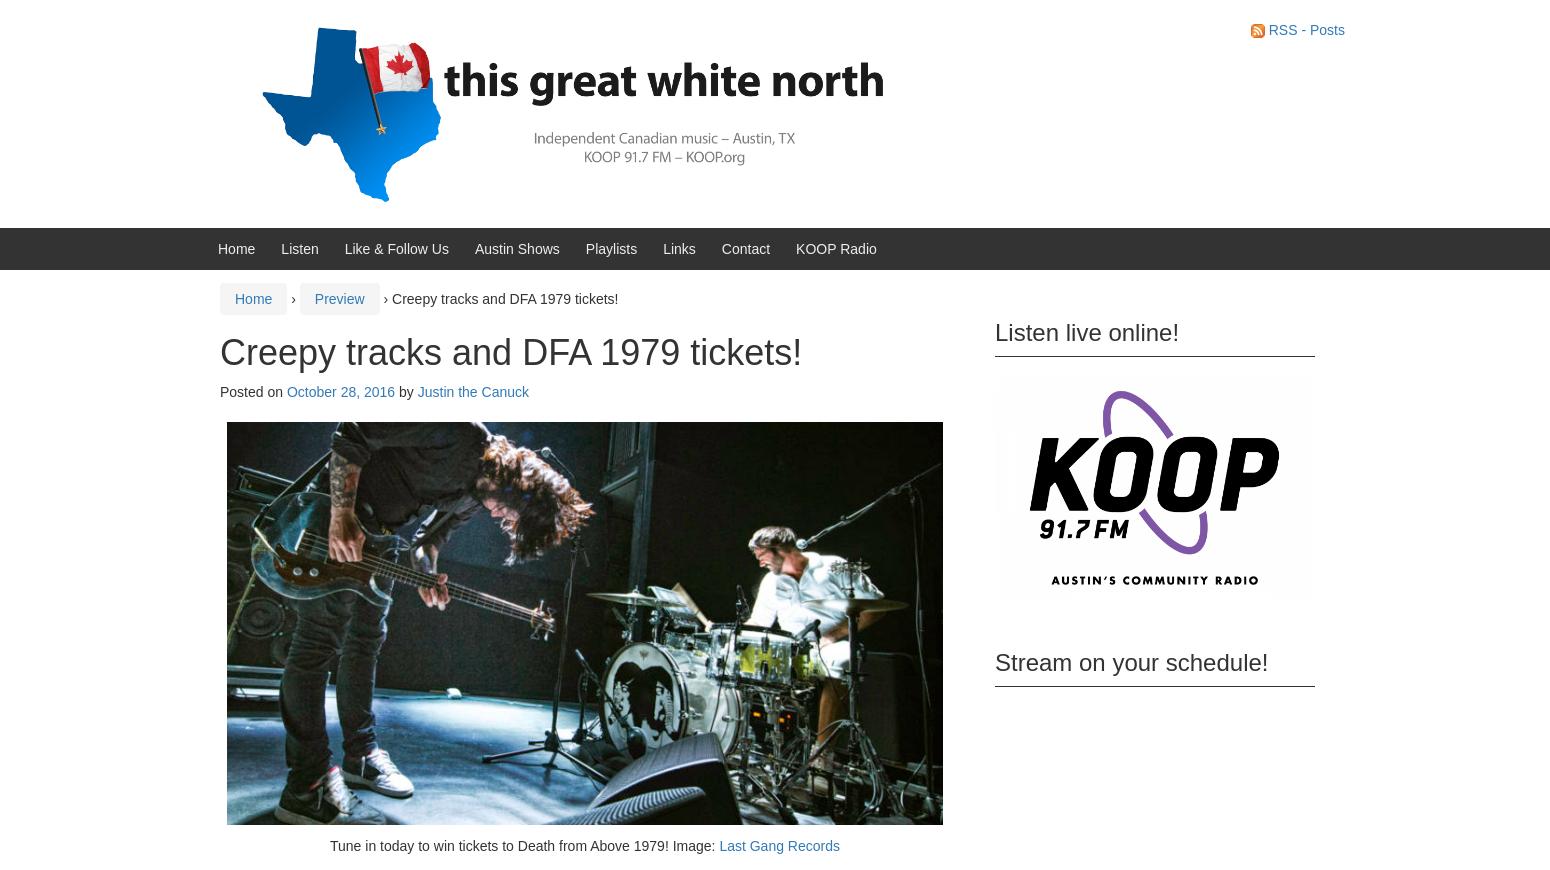 The height and width of the screenshot is (870, 1550). I want to click on 'Austin Shows', so click(515, 248).